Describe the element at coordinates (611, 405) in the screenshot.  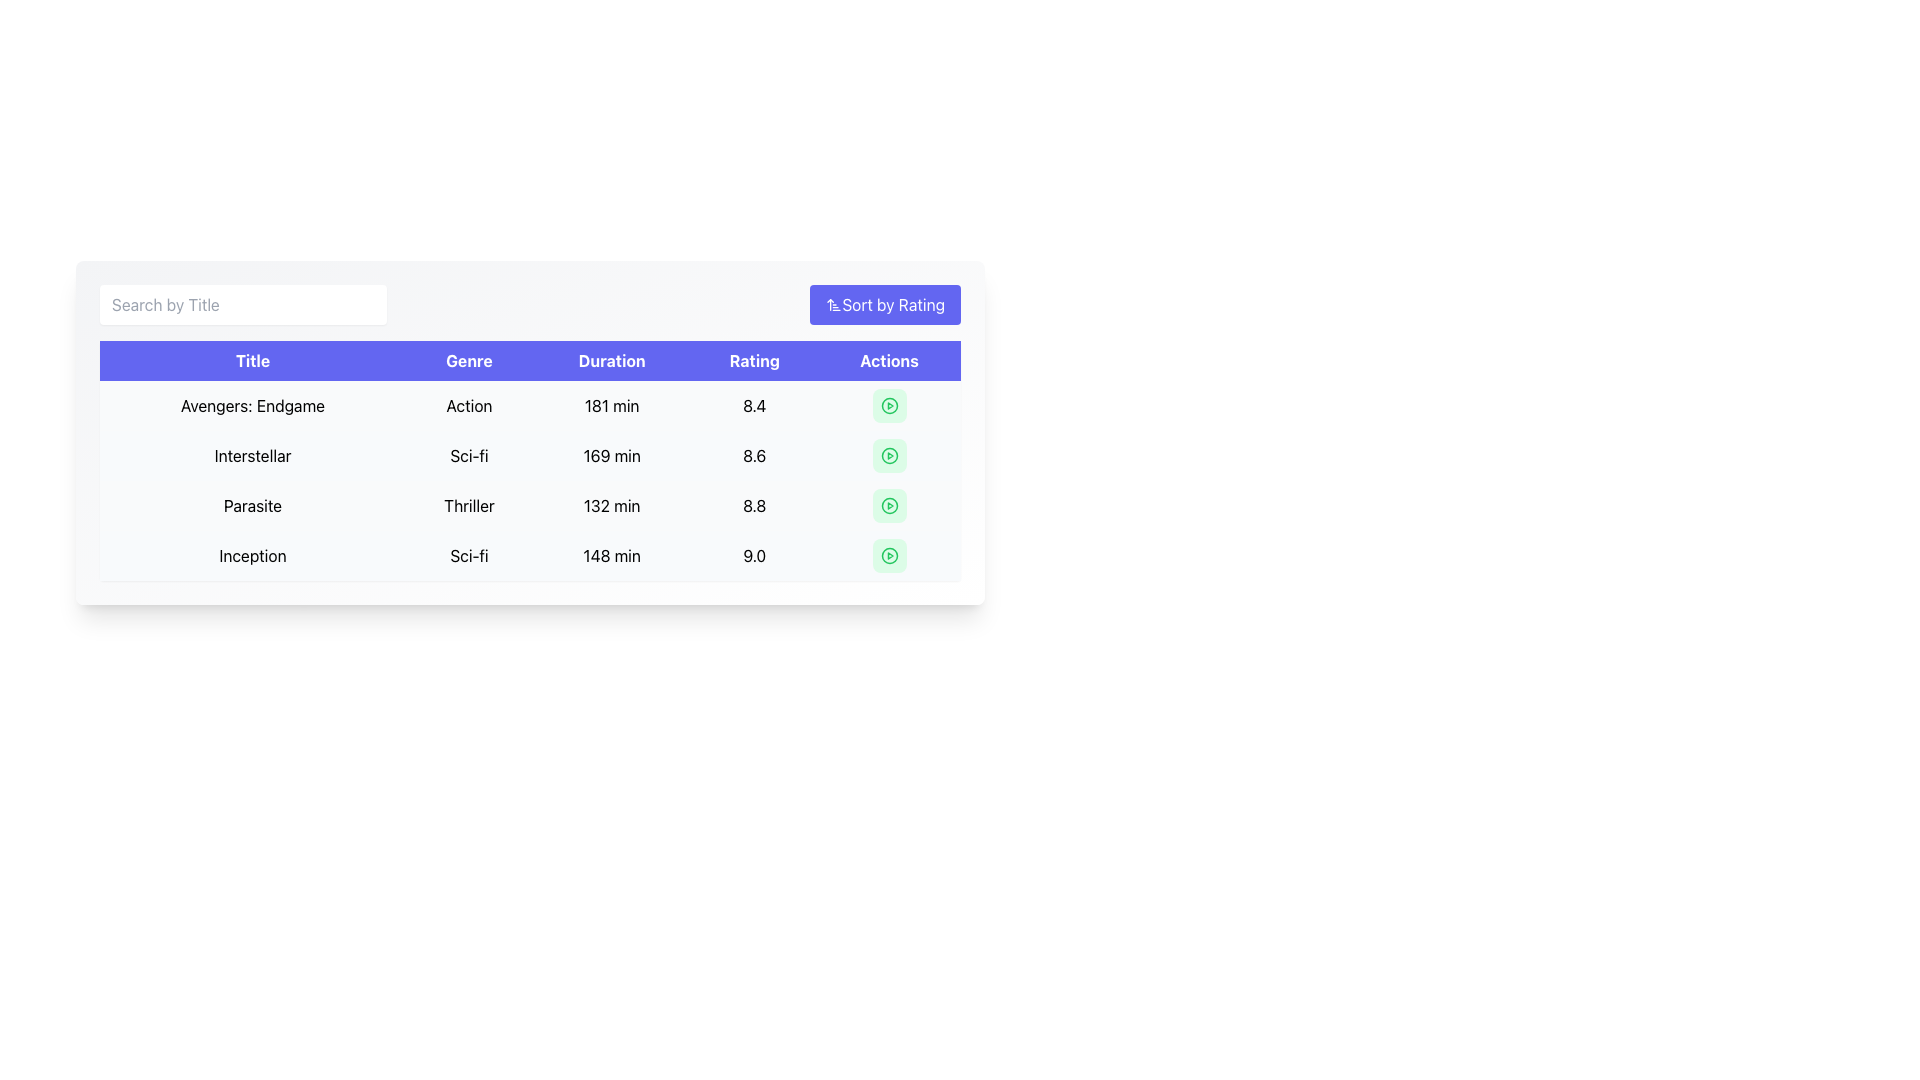
I see `duration value of the movie 'Avengers: Endgame' displayed in the Text Label located in the third column of the first row of the table` at that location.